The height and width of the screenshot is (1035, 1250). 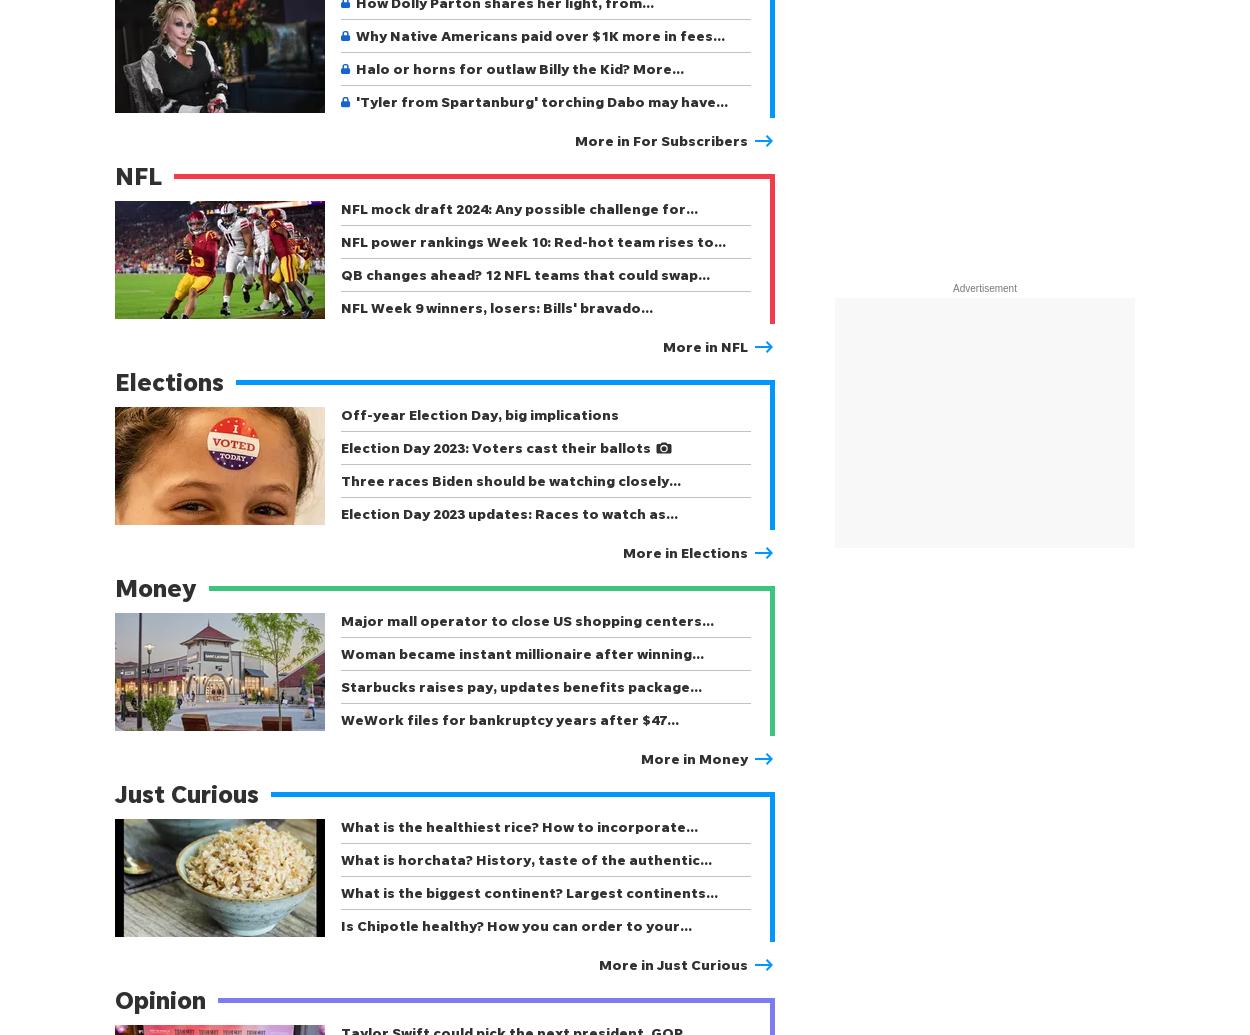 What do you see at coordinates (525, 274) in the screenshot?
I see `'QB changes ahead? 12 NFL teams that could swap…'` at bounding box center [525, 274].